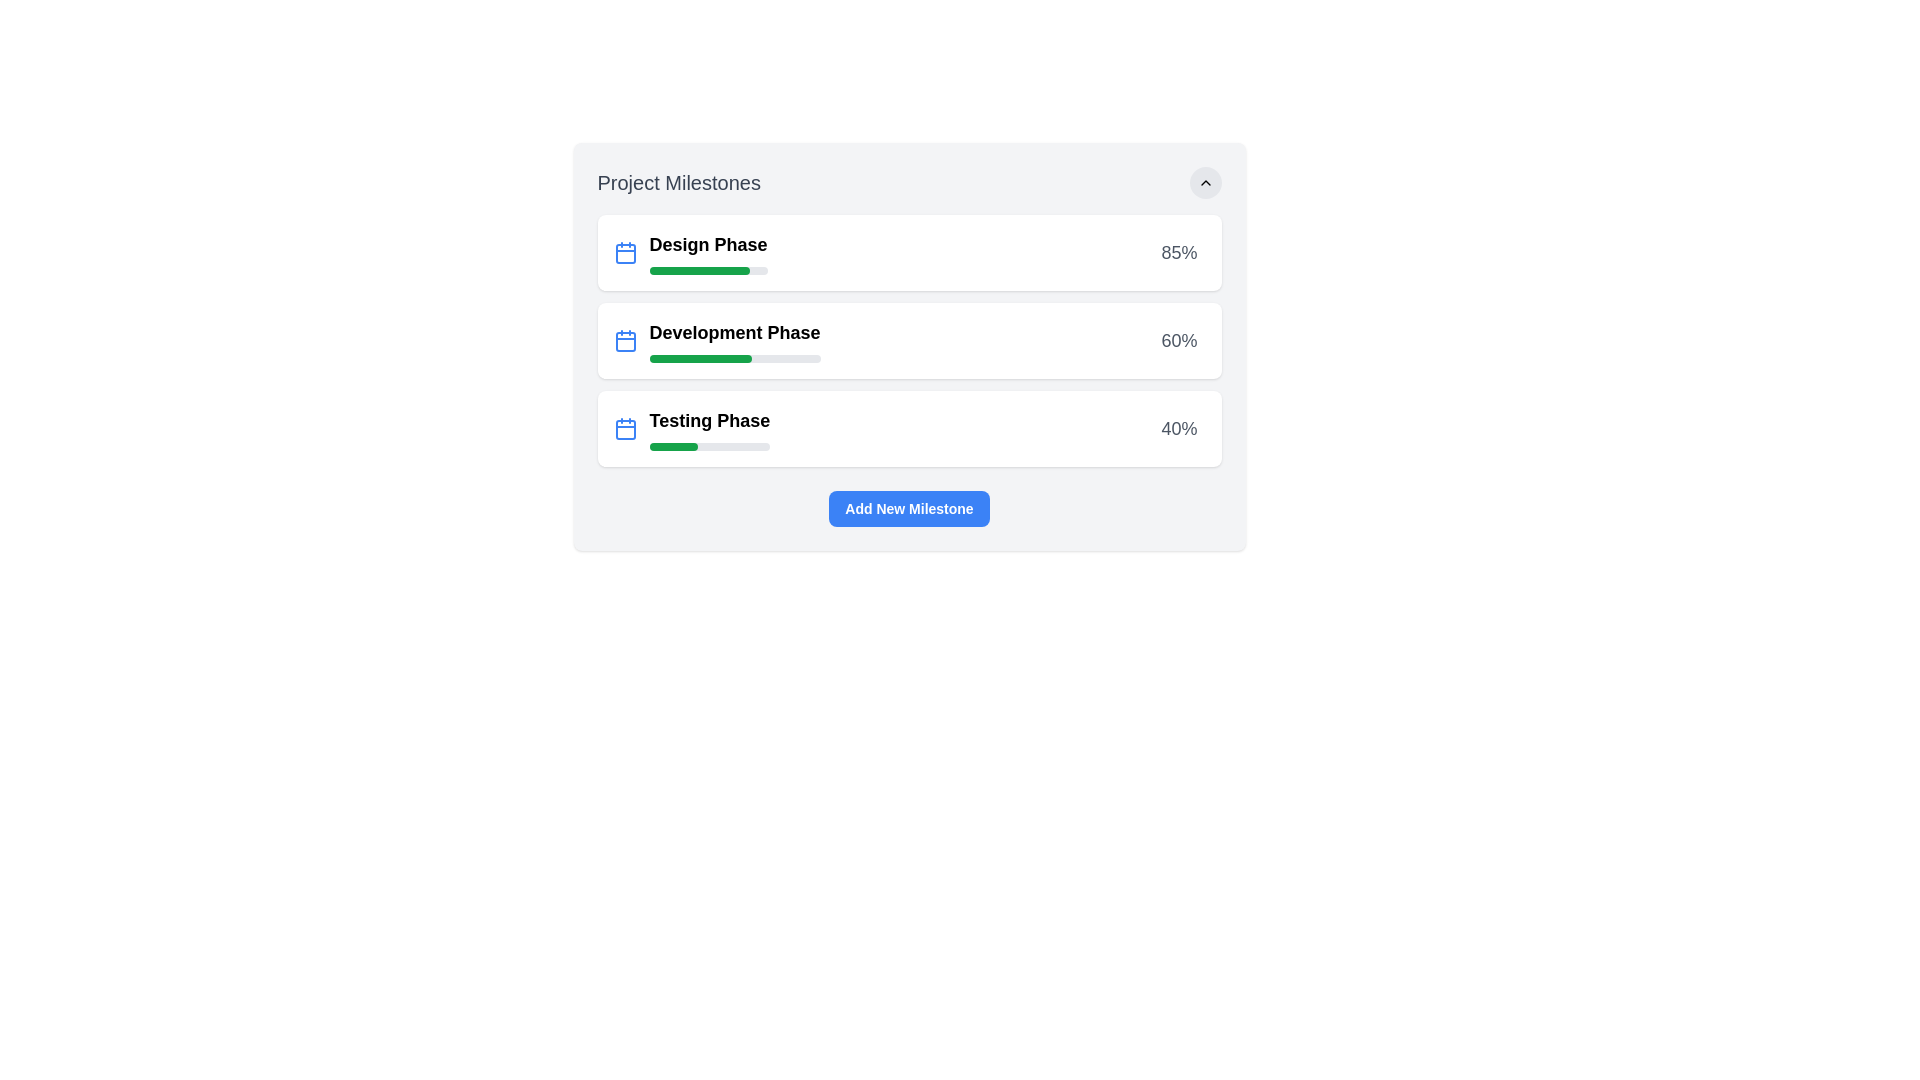  What do you see at coordinates (624, 339) in the screenshot?
I see `the scheduling icon related to the 'Development Phase', located centrally in the second row of cards` at bounding box center [624, 339].